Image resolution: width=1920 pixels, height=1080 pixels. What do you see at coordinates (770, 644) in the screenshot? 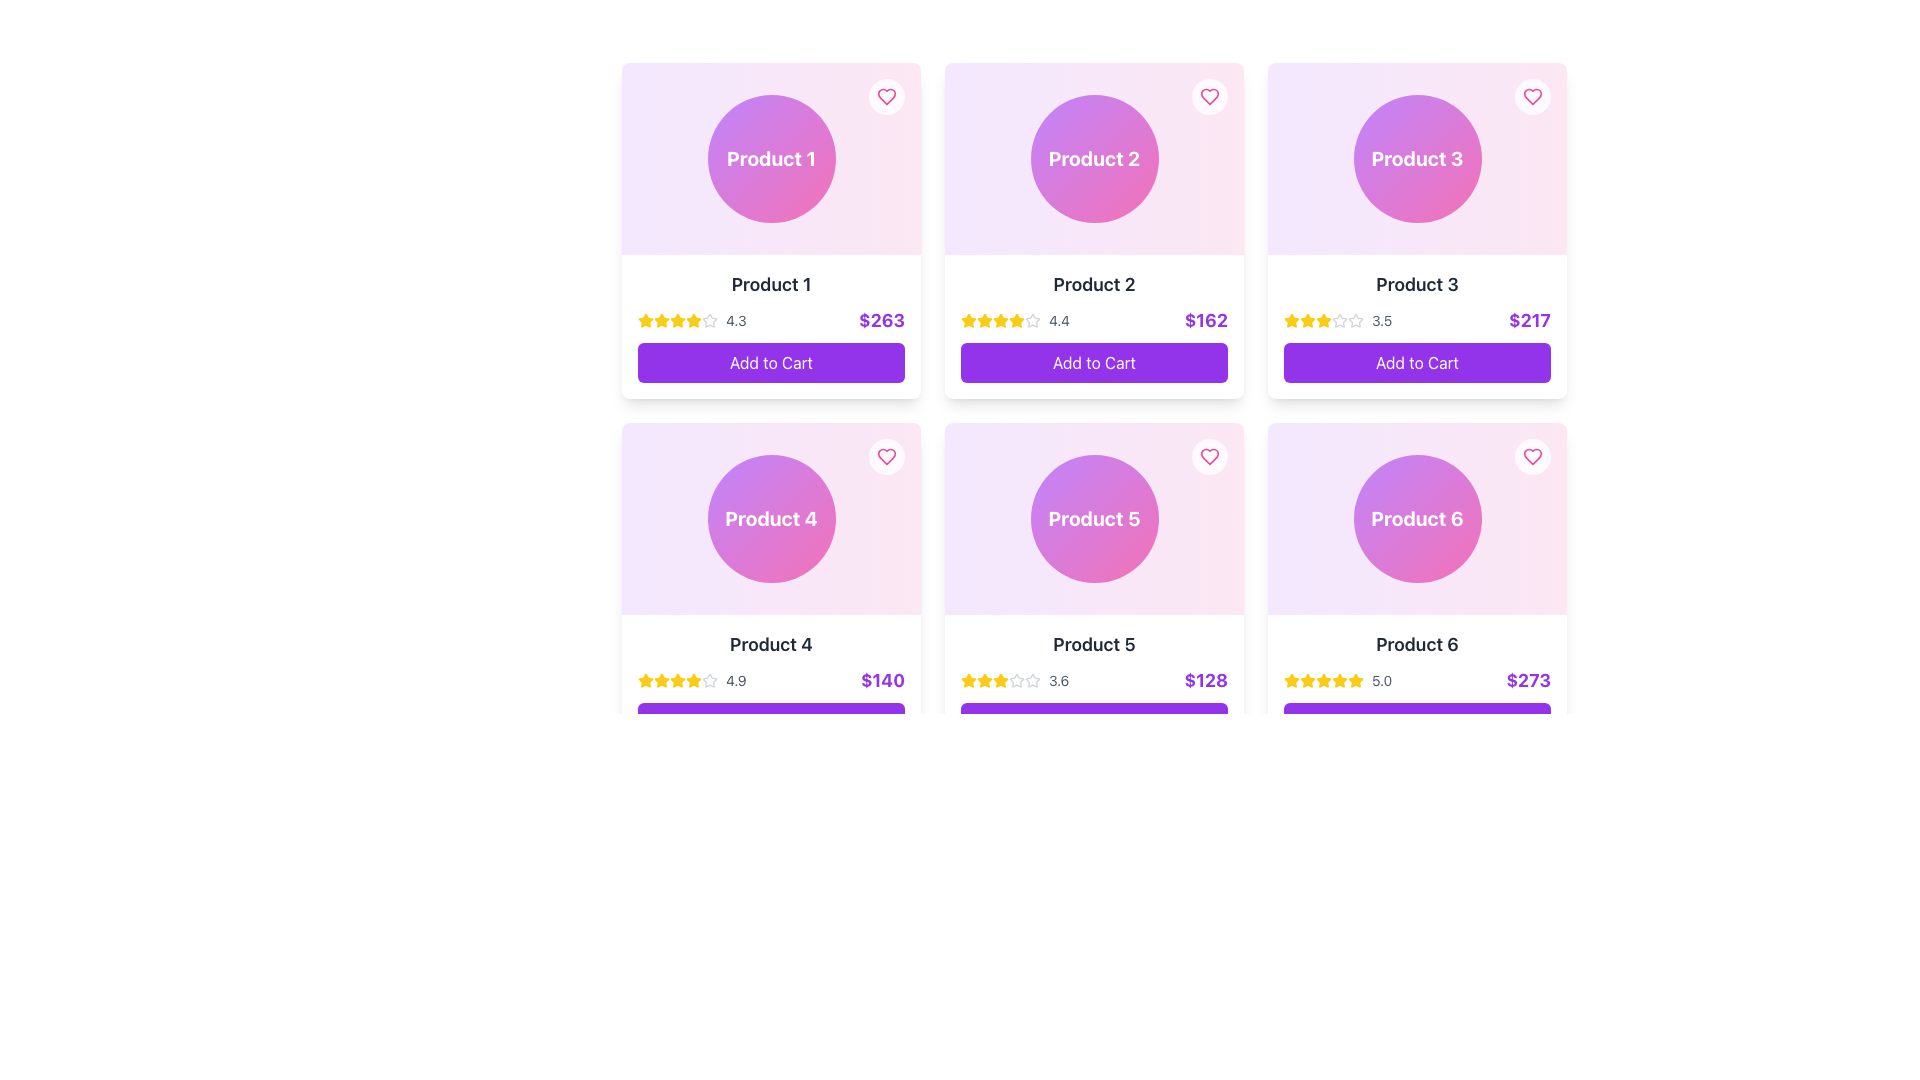
I see `the static text label 'Product 4' which is styled in a large, bold, dark font and located in the second row, first column of a grid of product cards` at bounding box center [770, 644].